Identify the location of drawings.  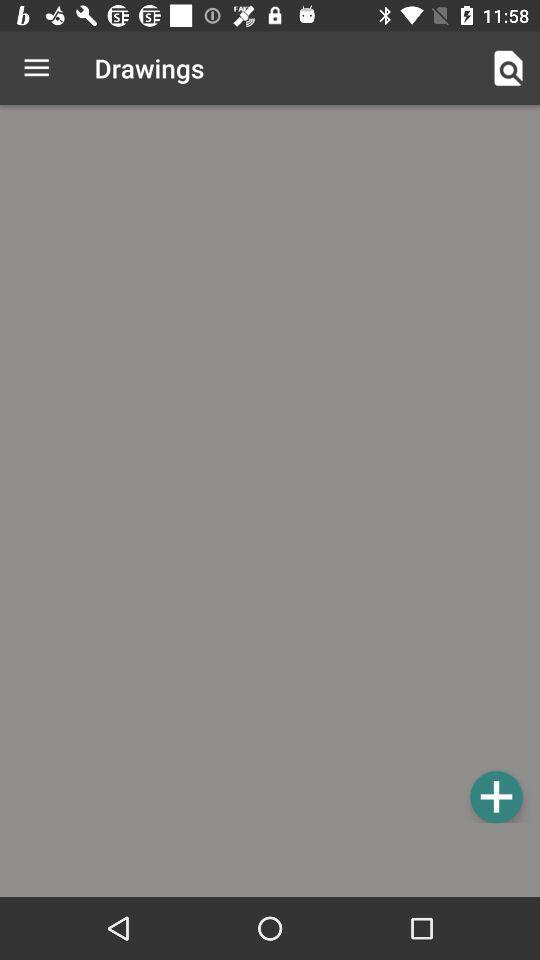
(495, 796).